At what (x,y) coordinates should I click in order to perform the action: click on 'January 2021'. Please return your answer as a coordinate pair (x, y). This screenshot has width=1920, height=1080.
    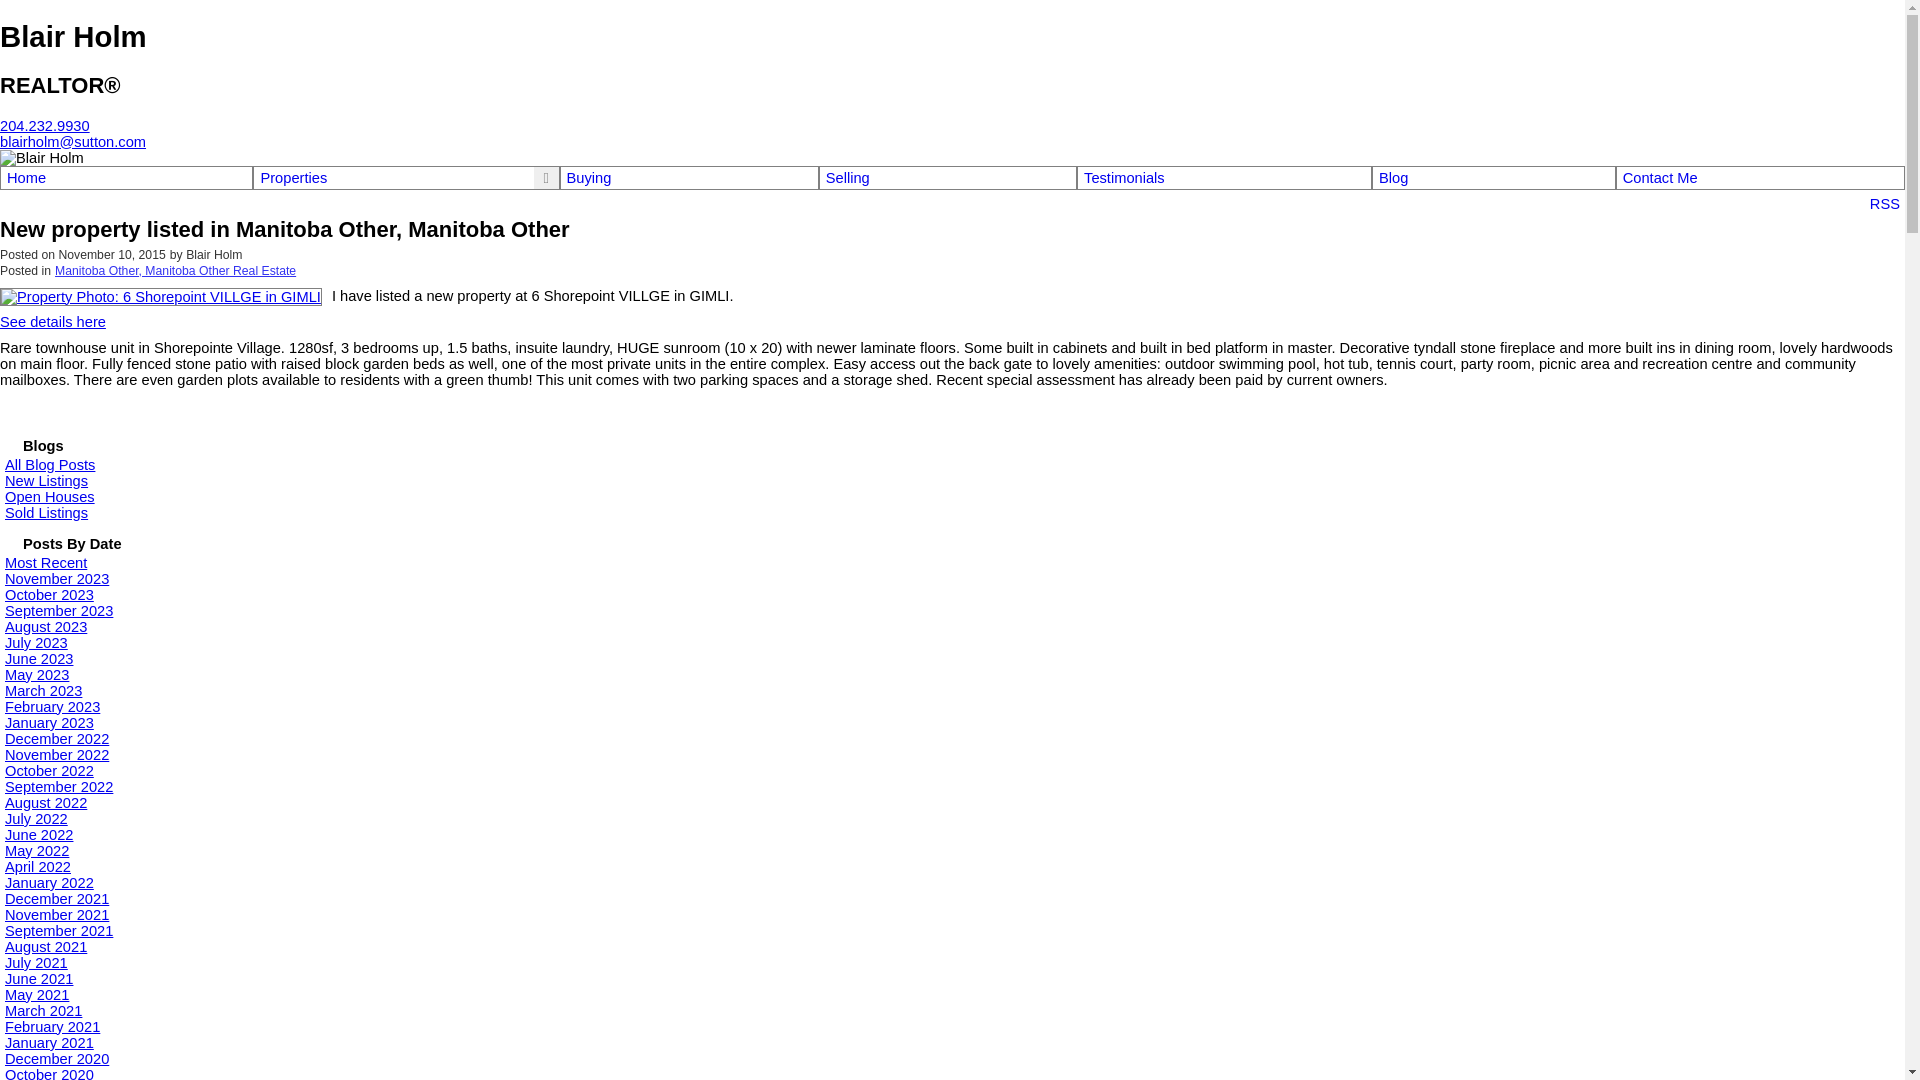
    Looking at the image, I should click on (49, 1041).